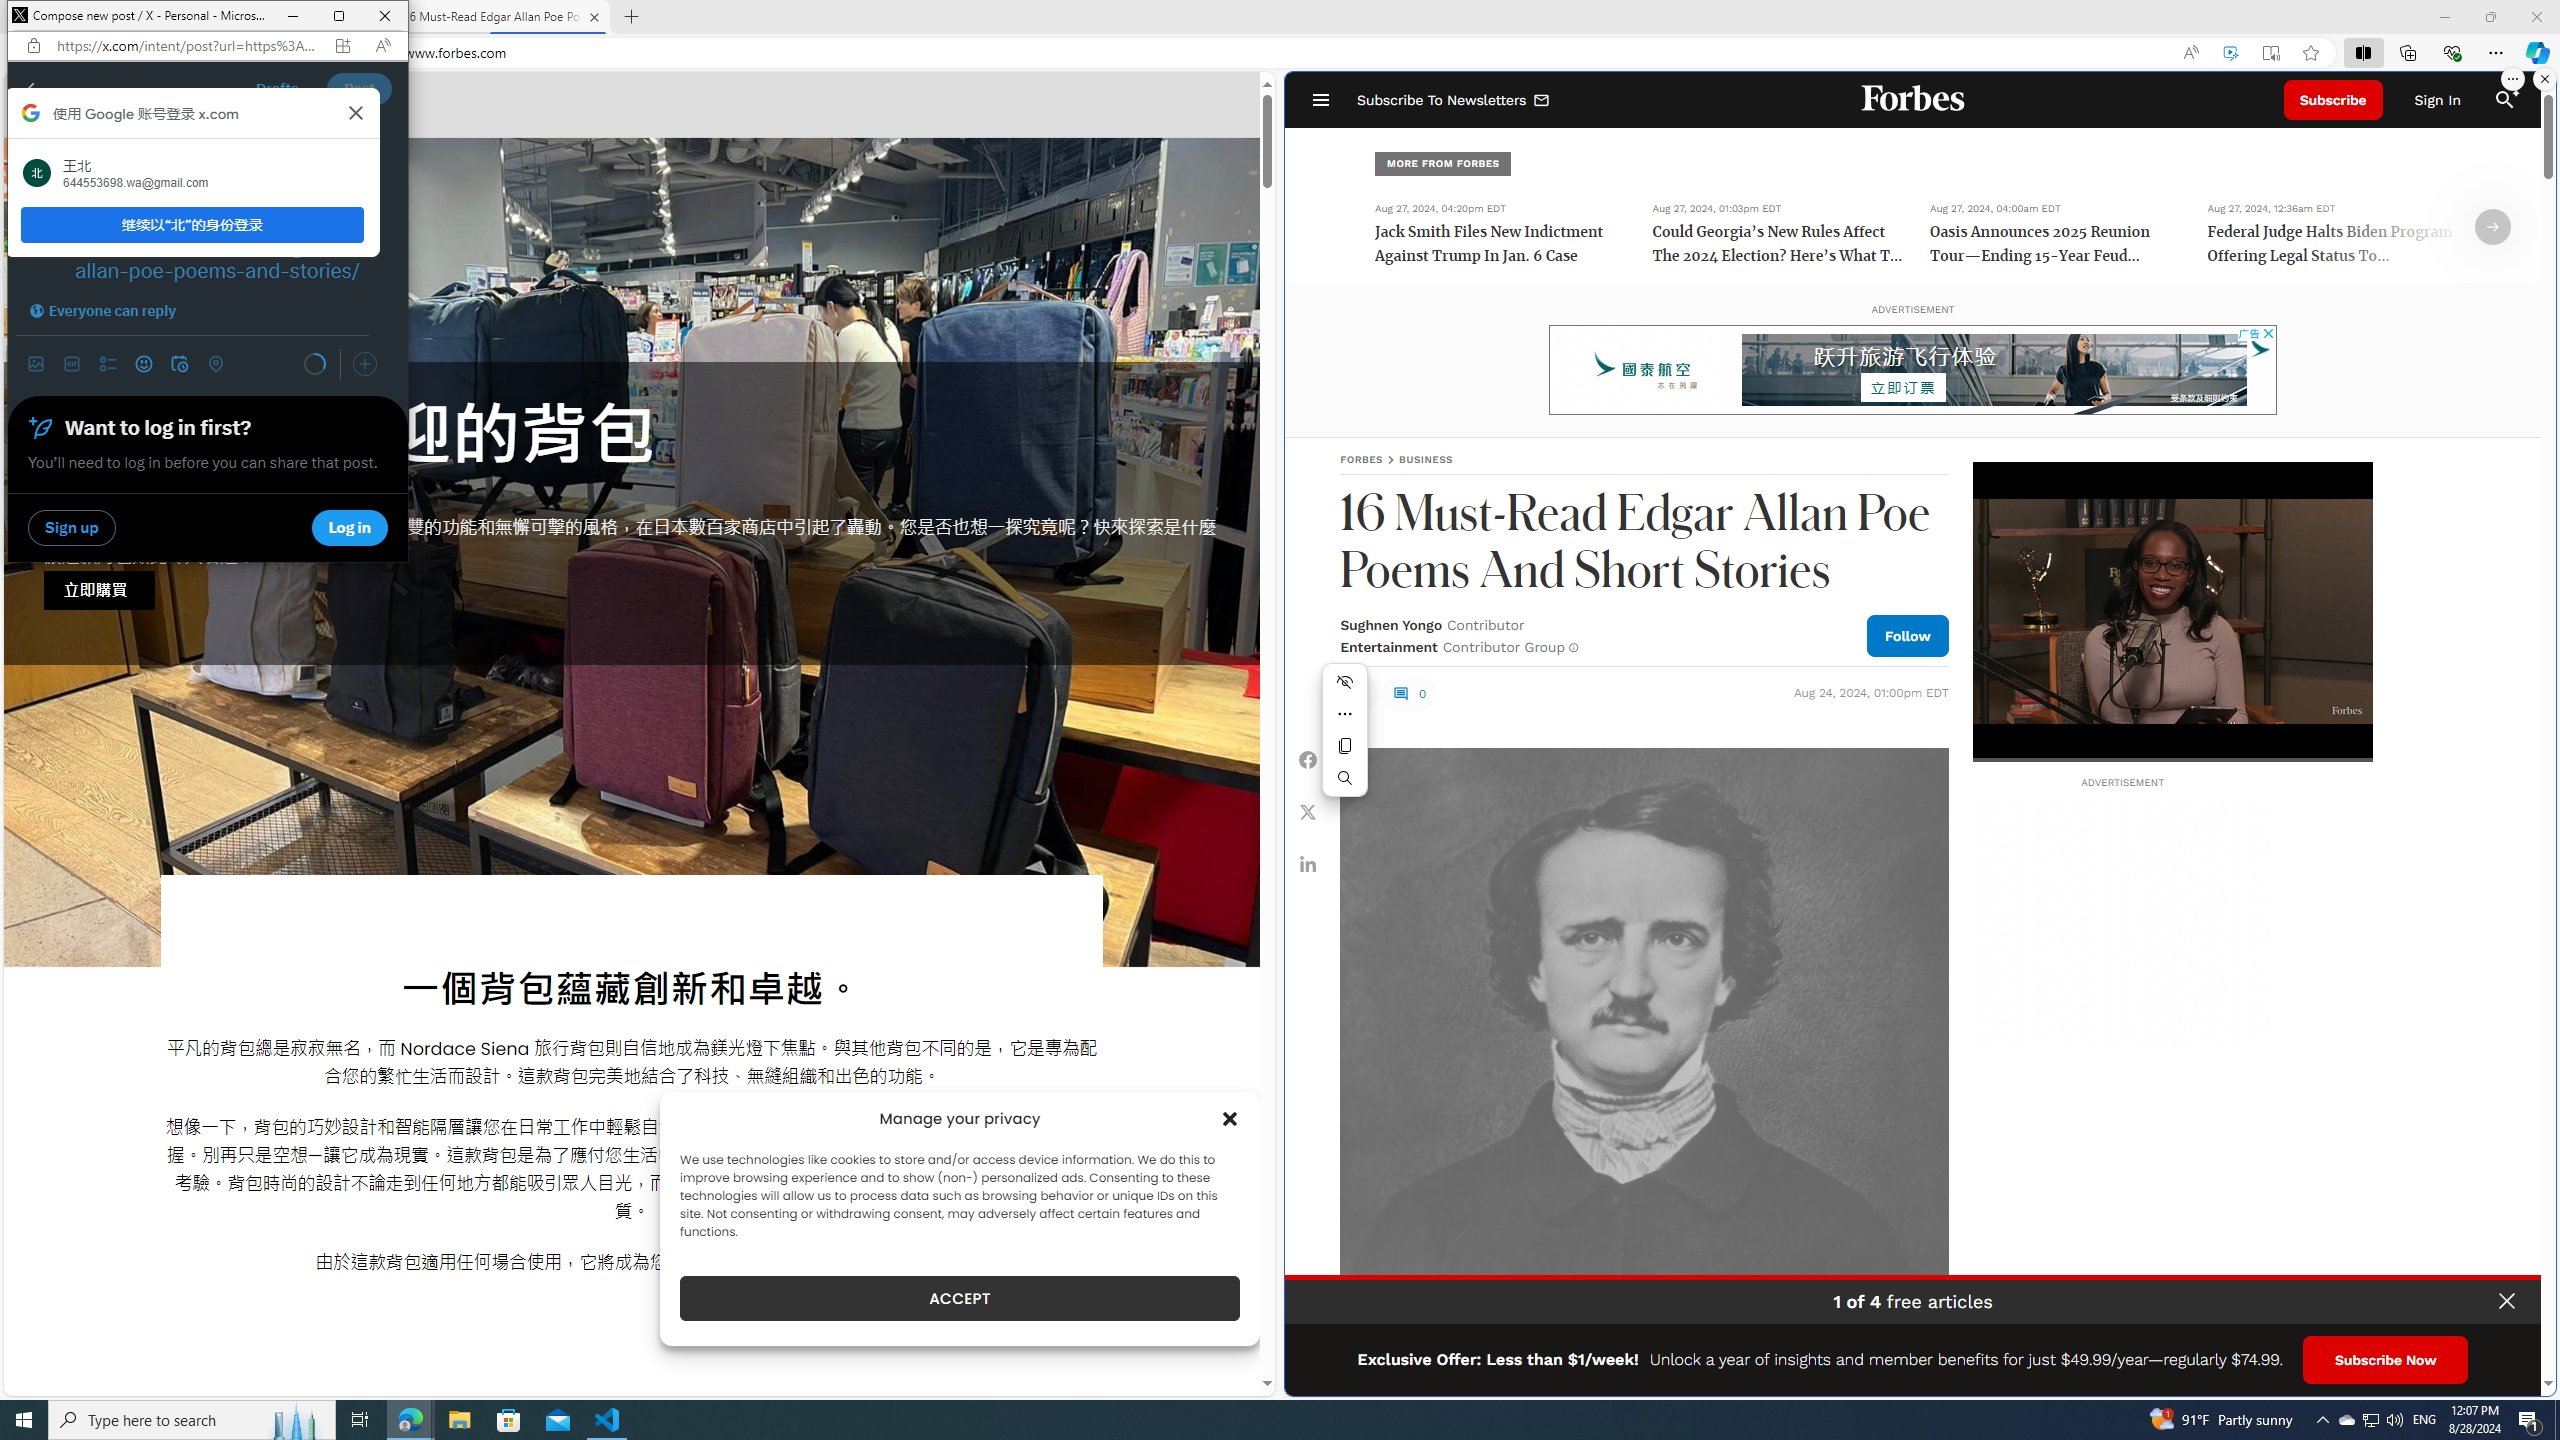 The width and height of the screenshot is (2560, 1440). Describe the element at coordinates (1387, 646) in the screenshot. I see `'Entertainment'` at that location.